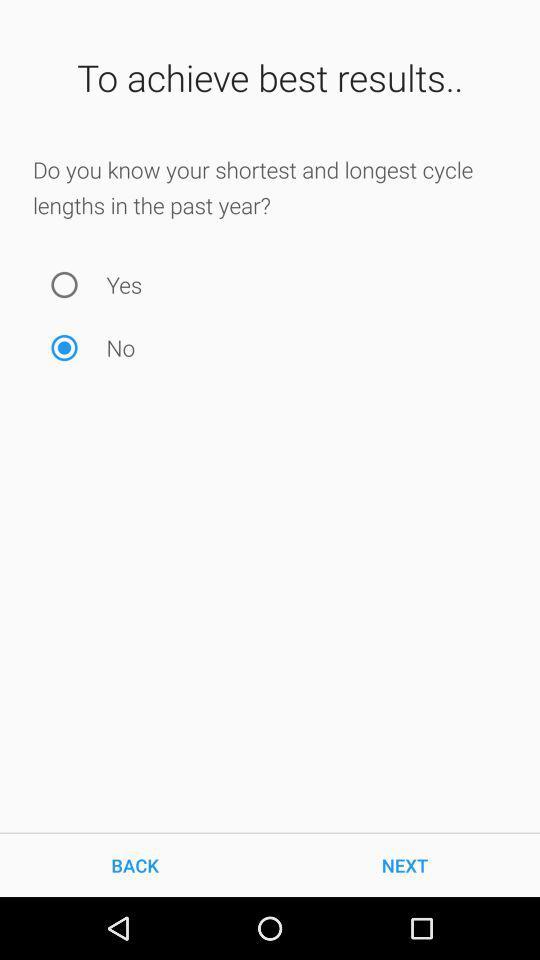  Describe the element at coordinates (64, 348) in the screenshot. I see `no` at that location.